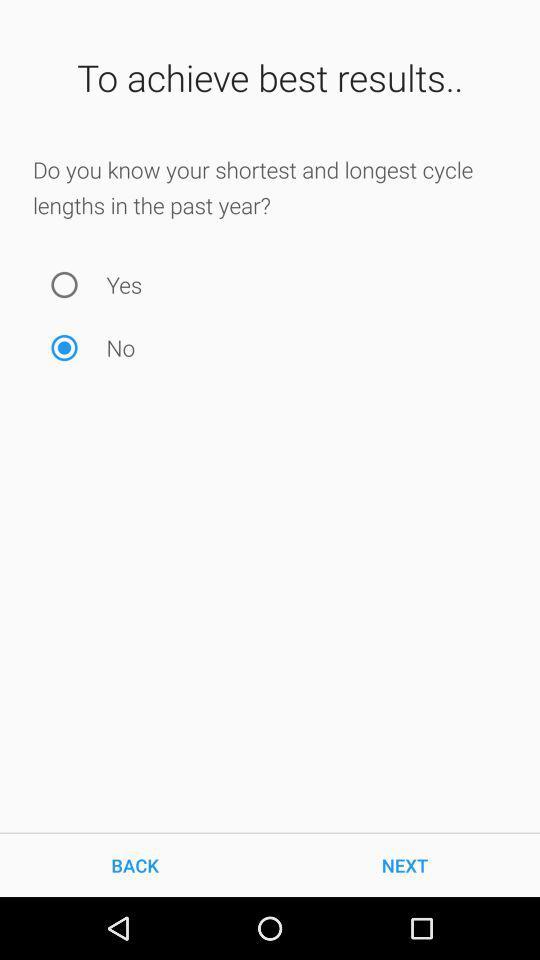  Describe the element at coordinates (64, 348) in the screenshot. I see `no` at that location.